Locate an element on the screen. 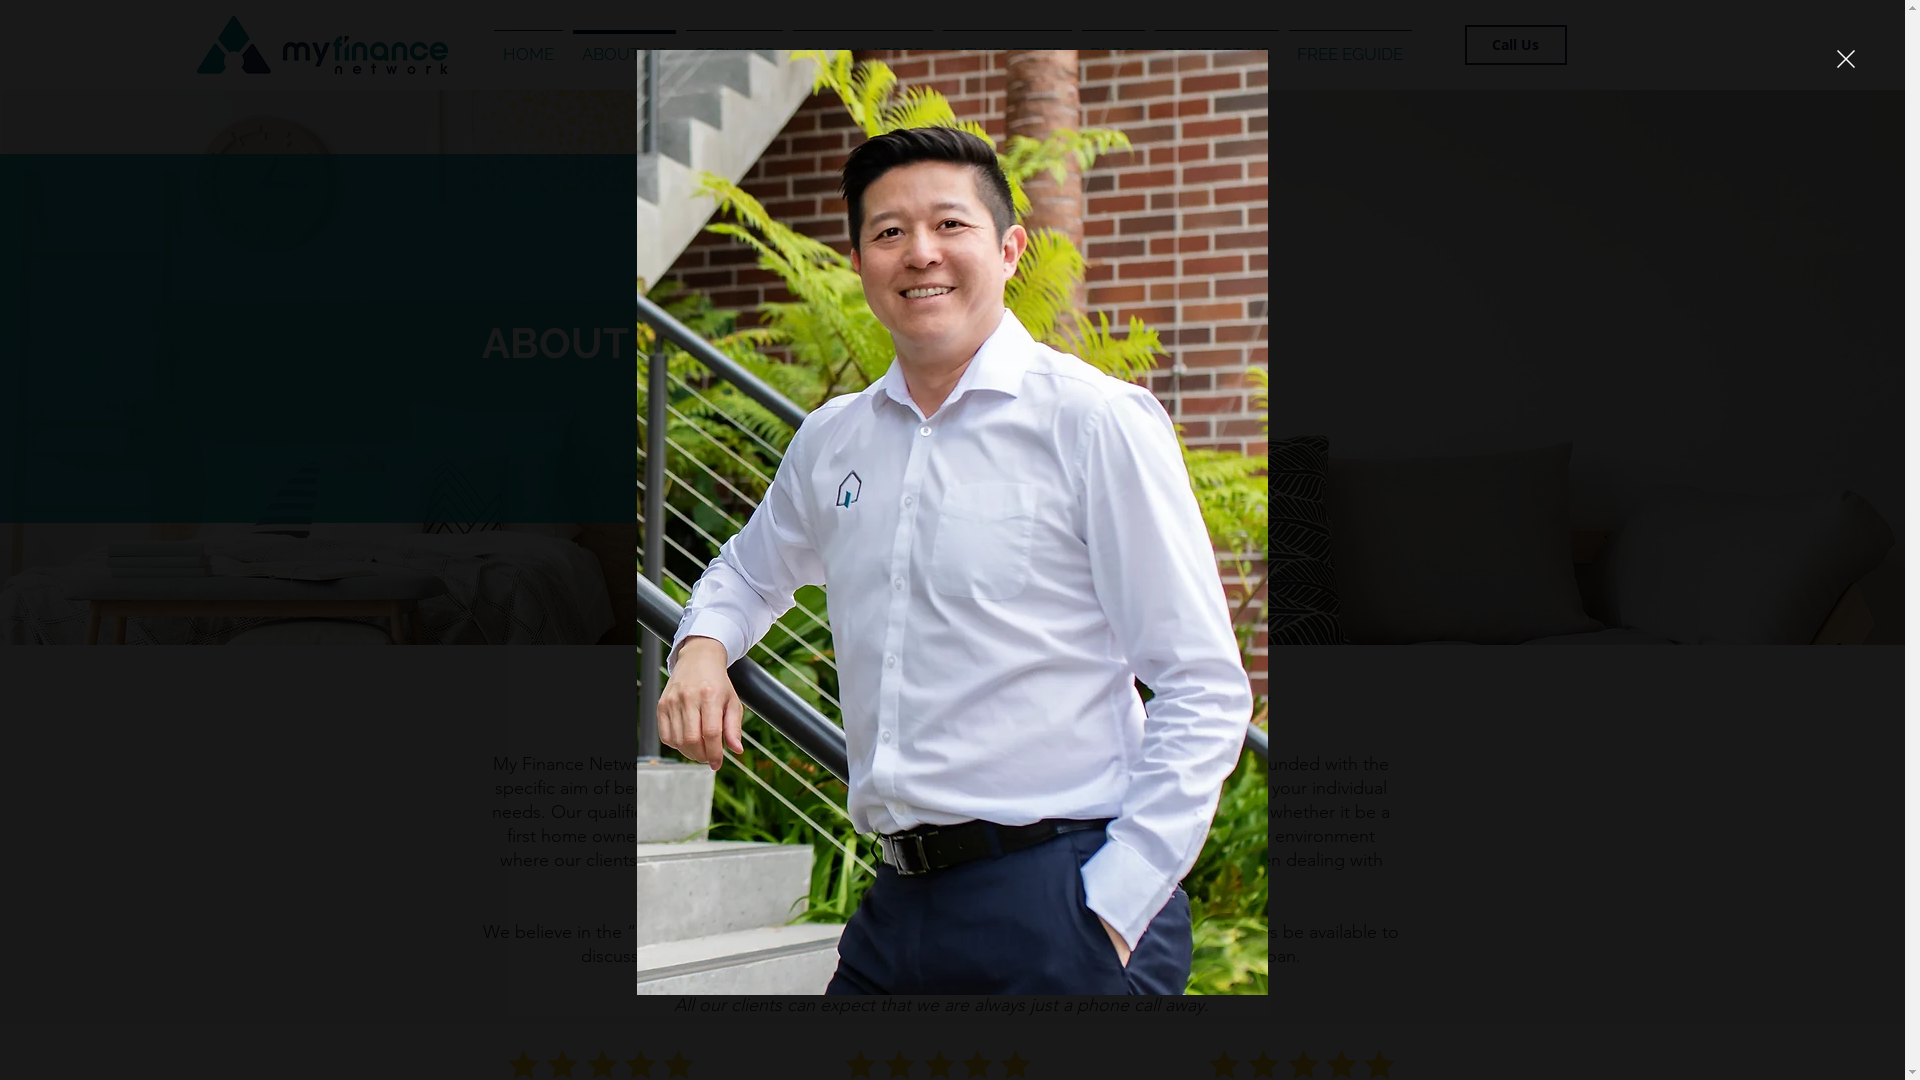  'BLOG' is located at coordinates (1111, 45).